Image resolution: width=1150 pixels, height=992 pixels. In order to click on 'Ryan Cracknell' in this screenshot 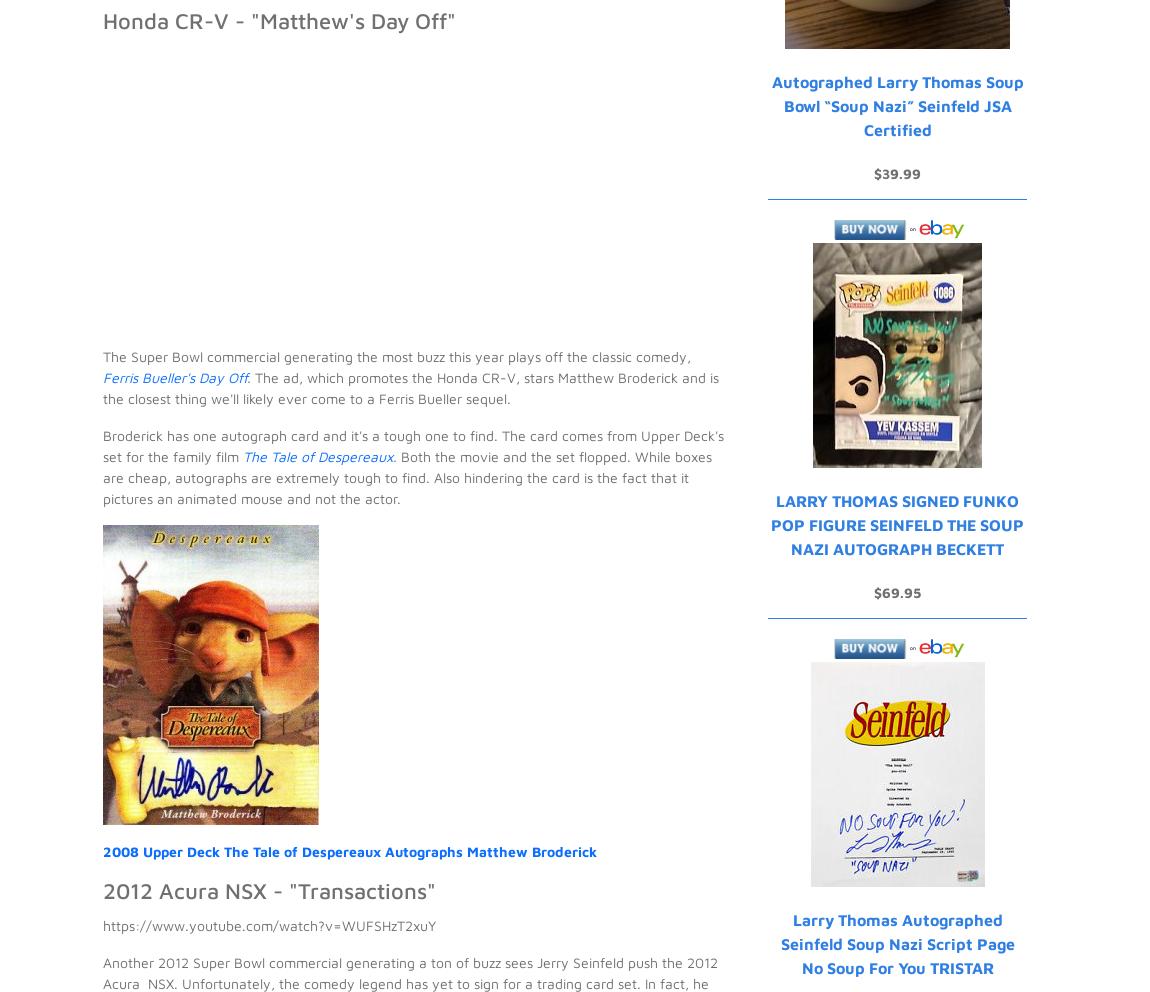, I will do `click(256, 74)`.